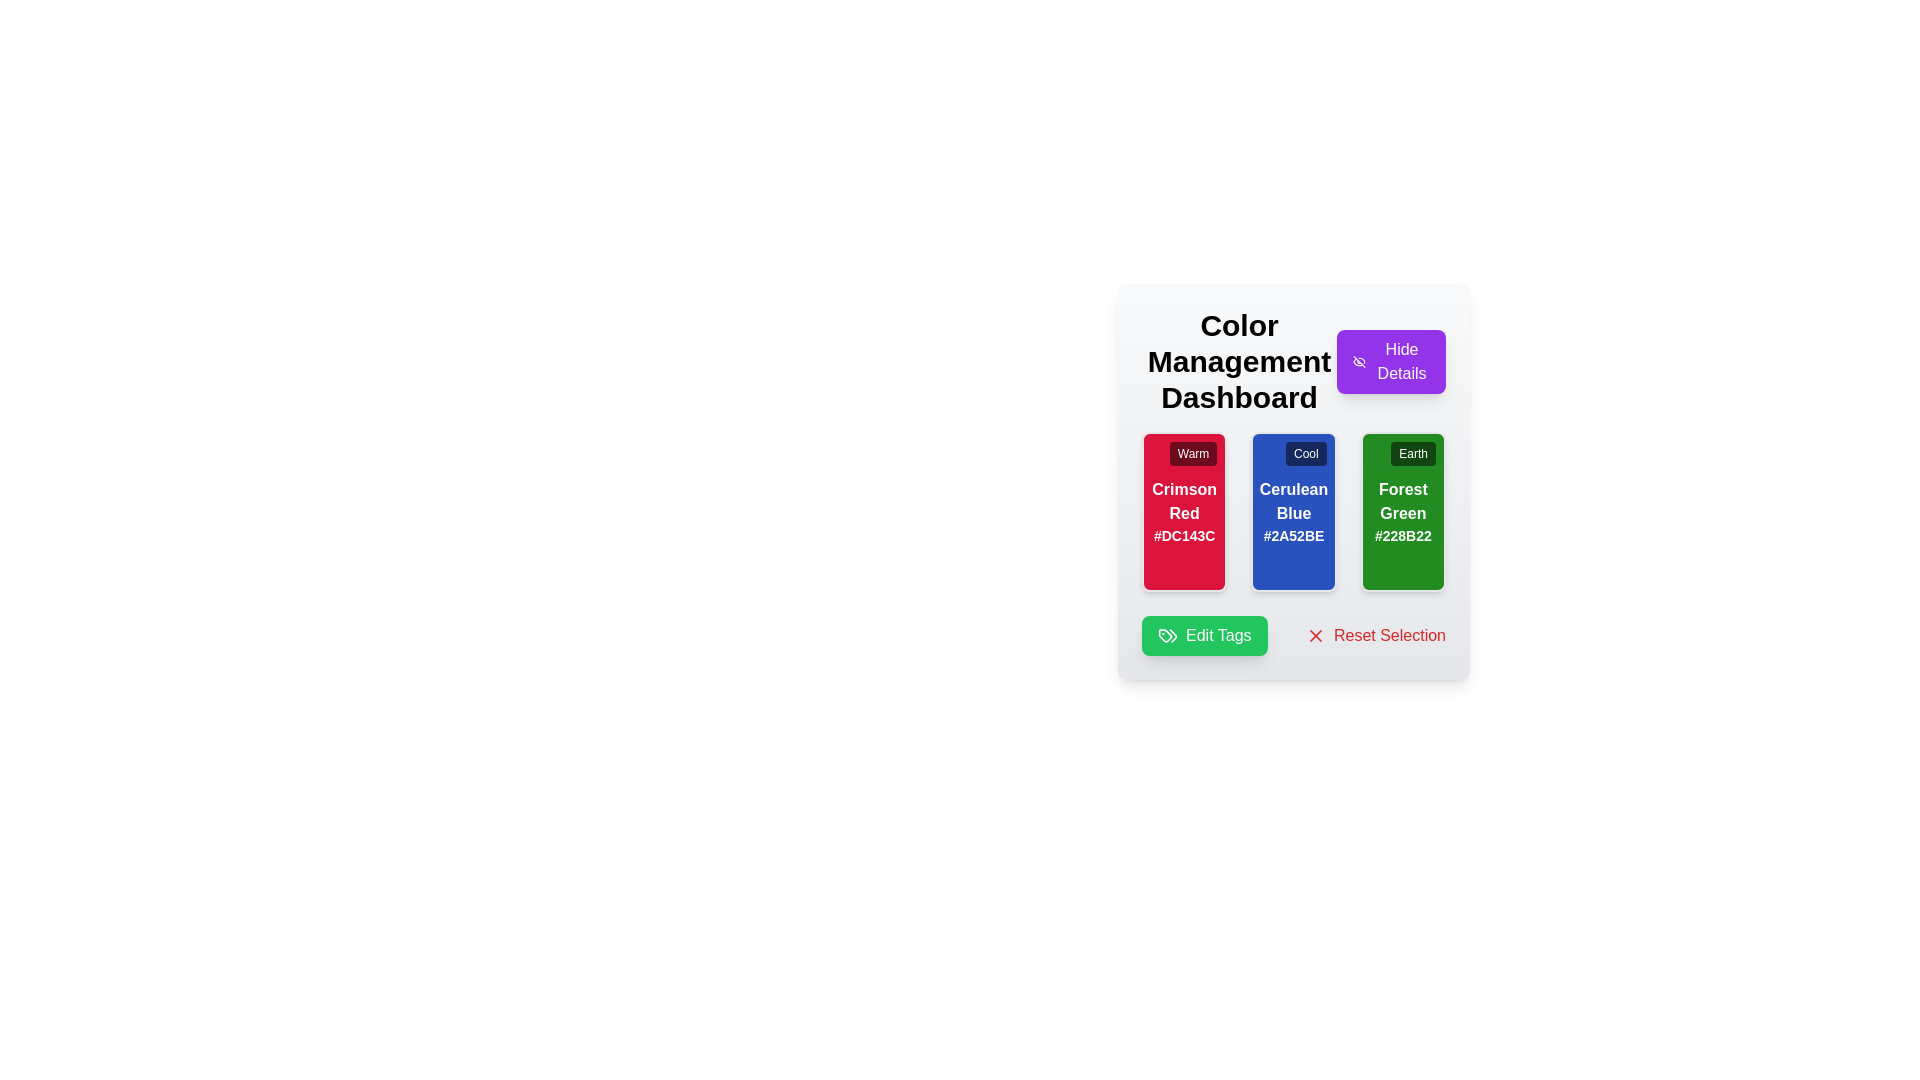  I want to click on the text label displaying the hexadecimal representation of 'Cerulean Blue', located at the bottom of the card in a three-card layout, so click(1294, 535).